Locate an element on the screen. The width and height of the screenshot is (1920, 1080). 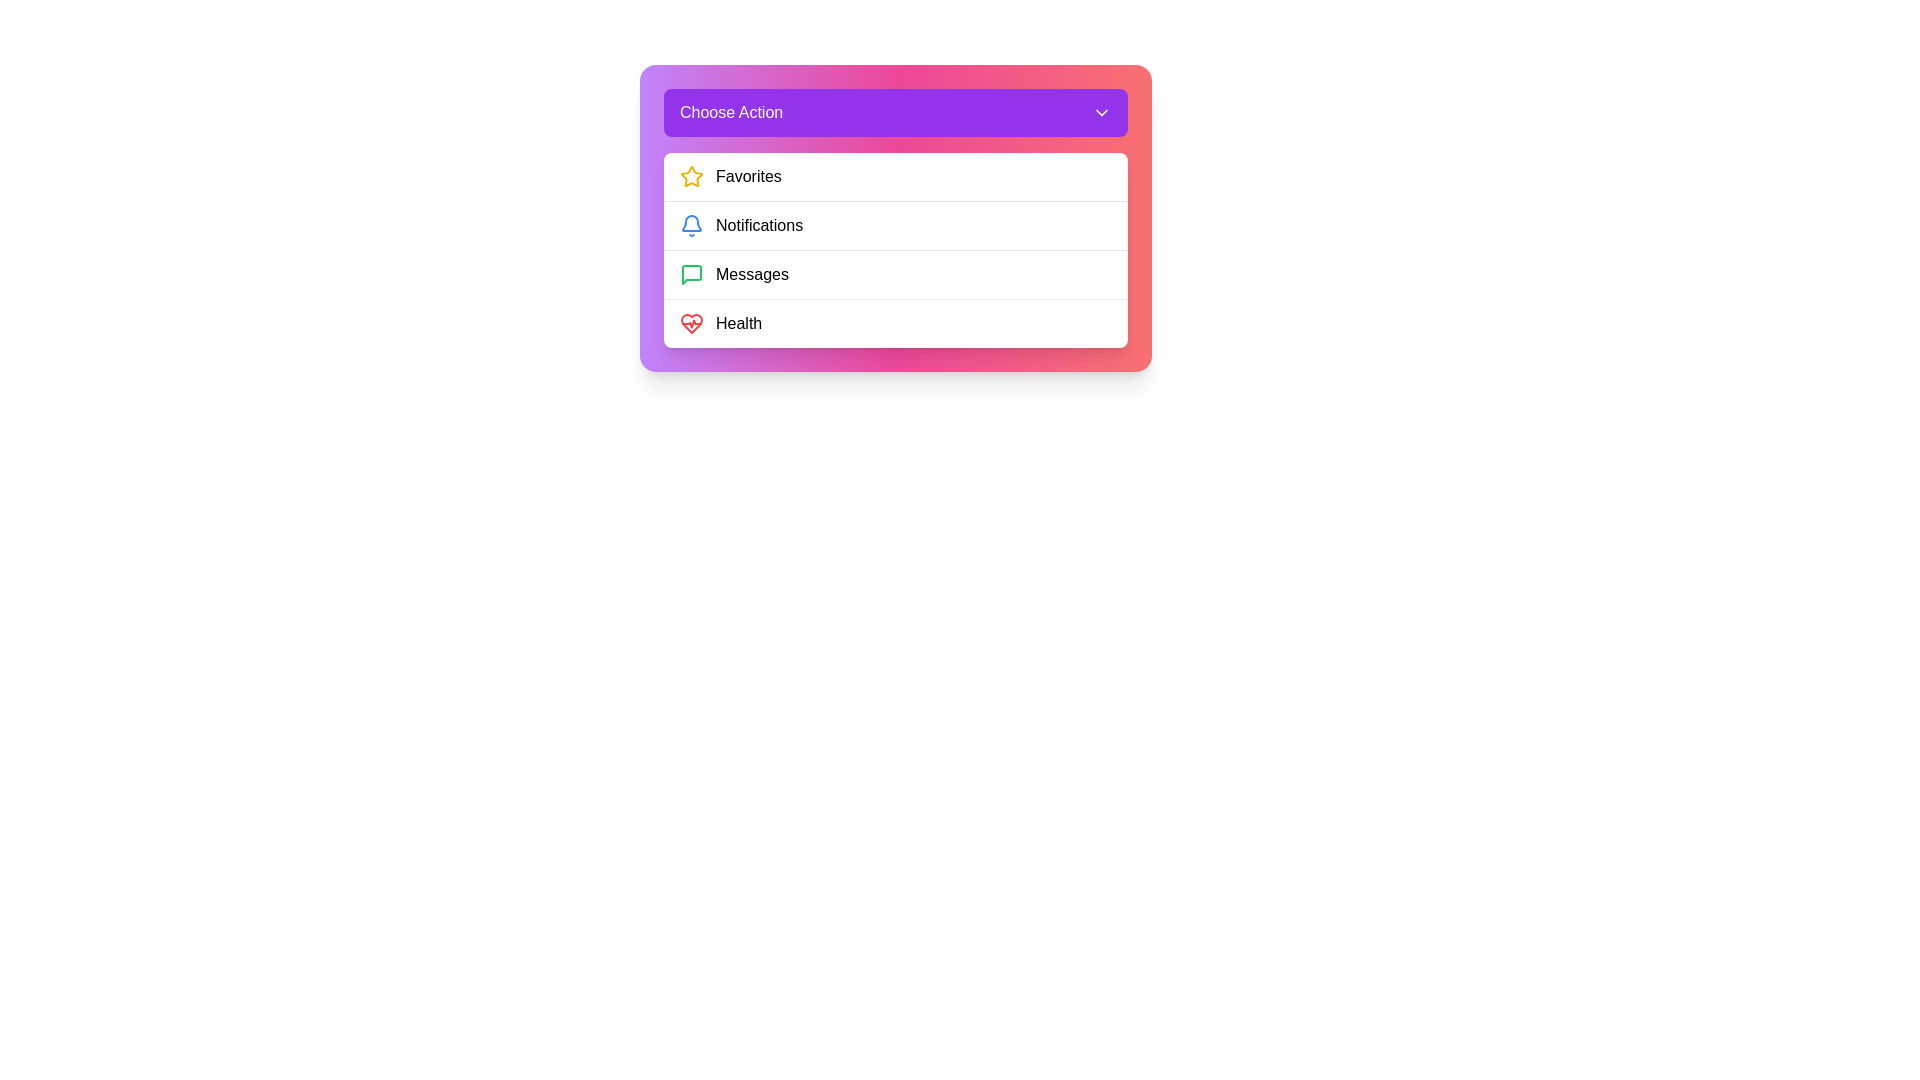
the 'Health' icon located in the fourth row of the list below the 'Choose Action' dropdown menu, next to the 'Health' text label is located at coordinates (691, 323).